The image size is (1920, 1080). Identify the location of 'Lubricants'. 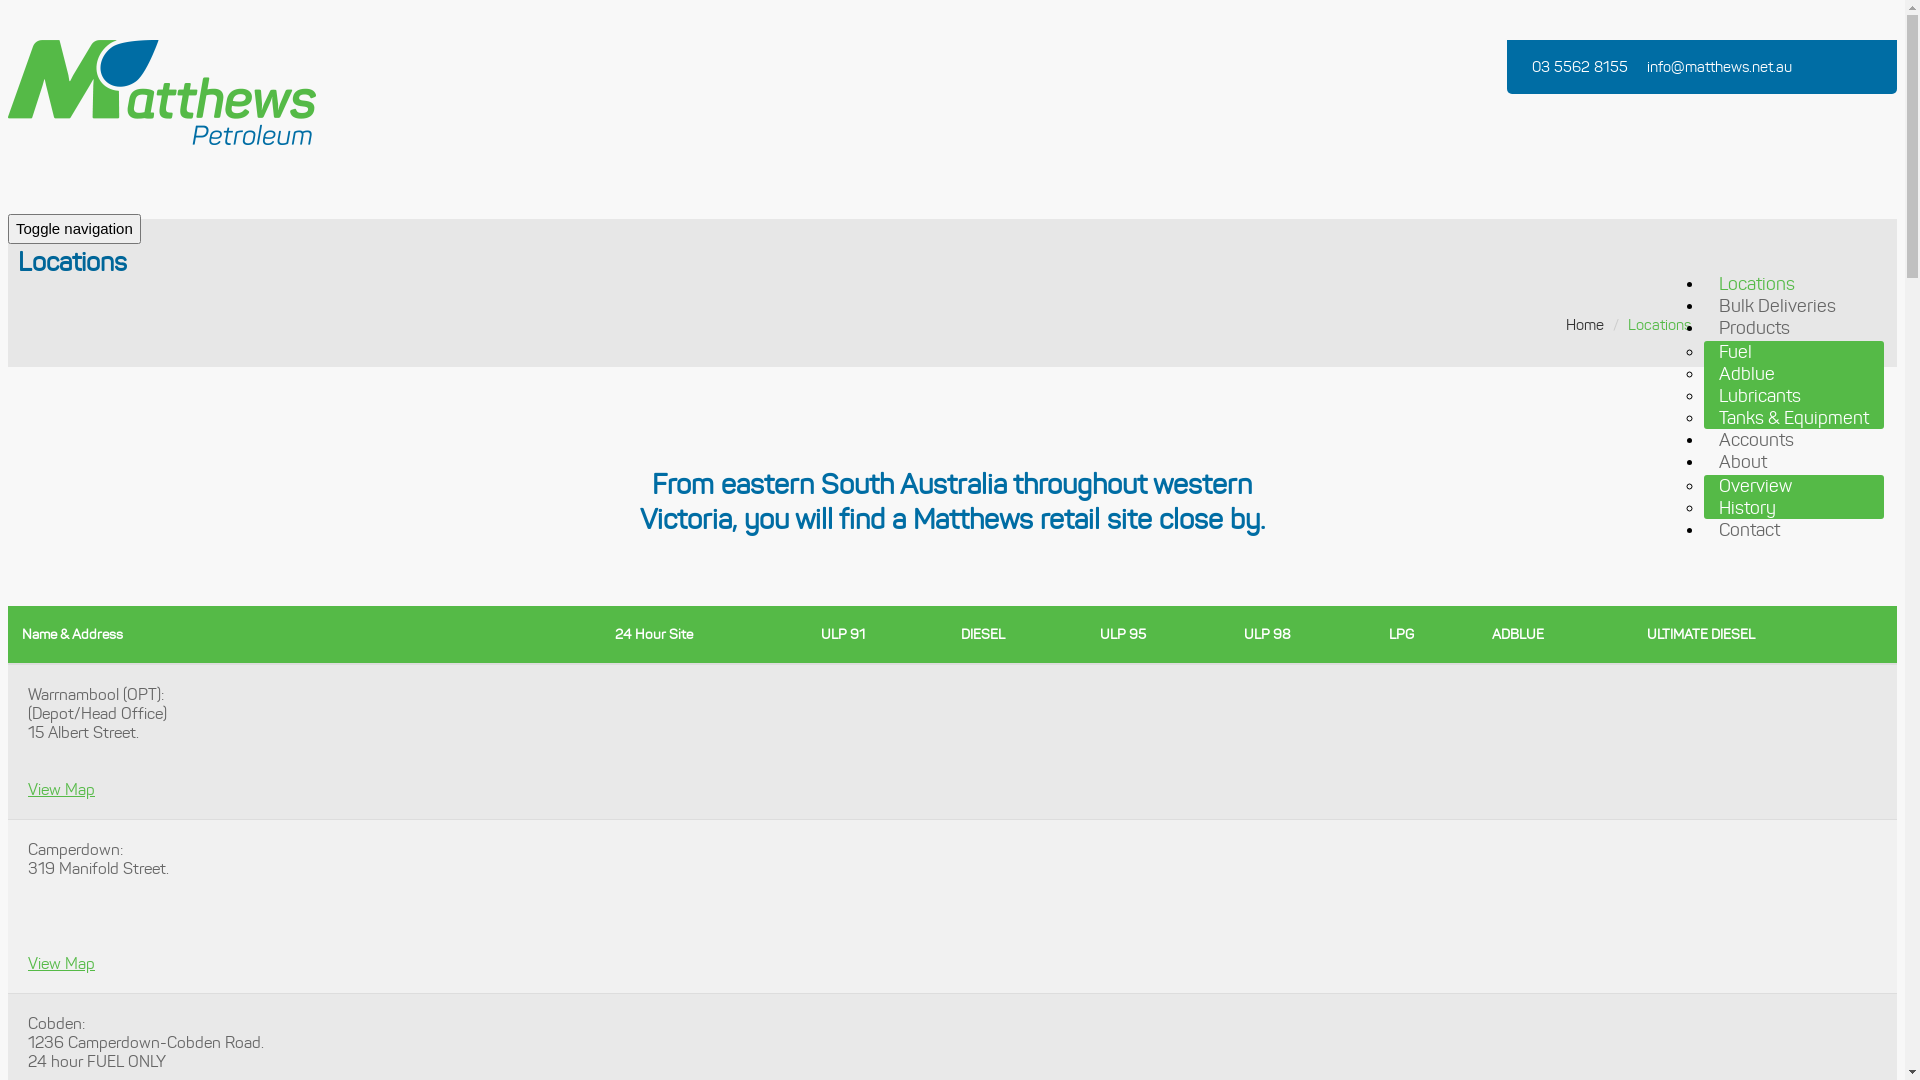
(1760, 396).